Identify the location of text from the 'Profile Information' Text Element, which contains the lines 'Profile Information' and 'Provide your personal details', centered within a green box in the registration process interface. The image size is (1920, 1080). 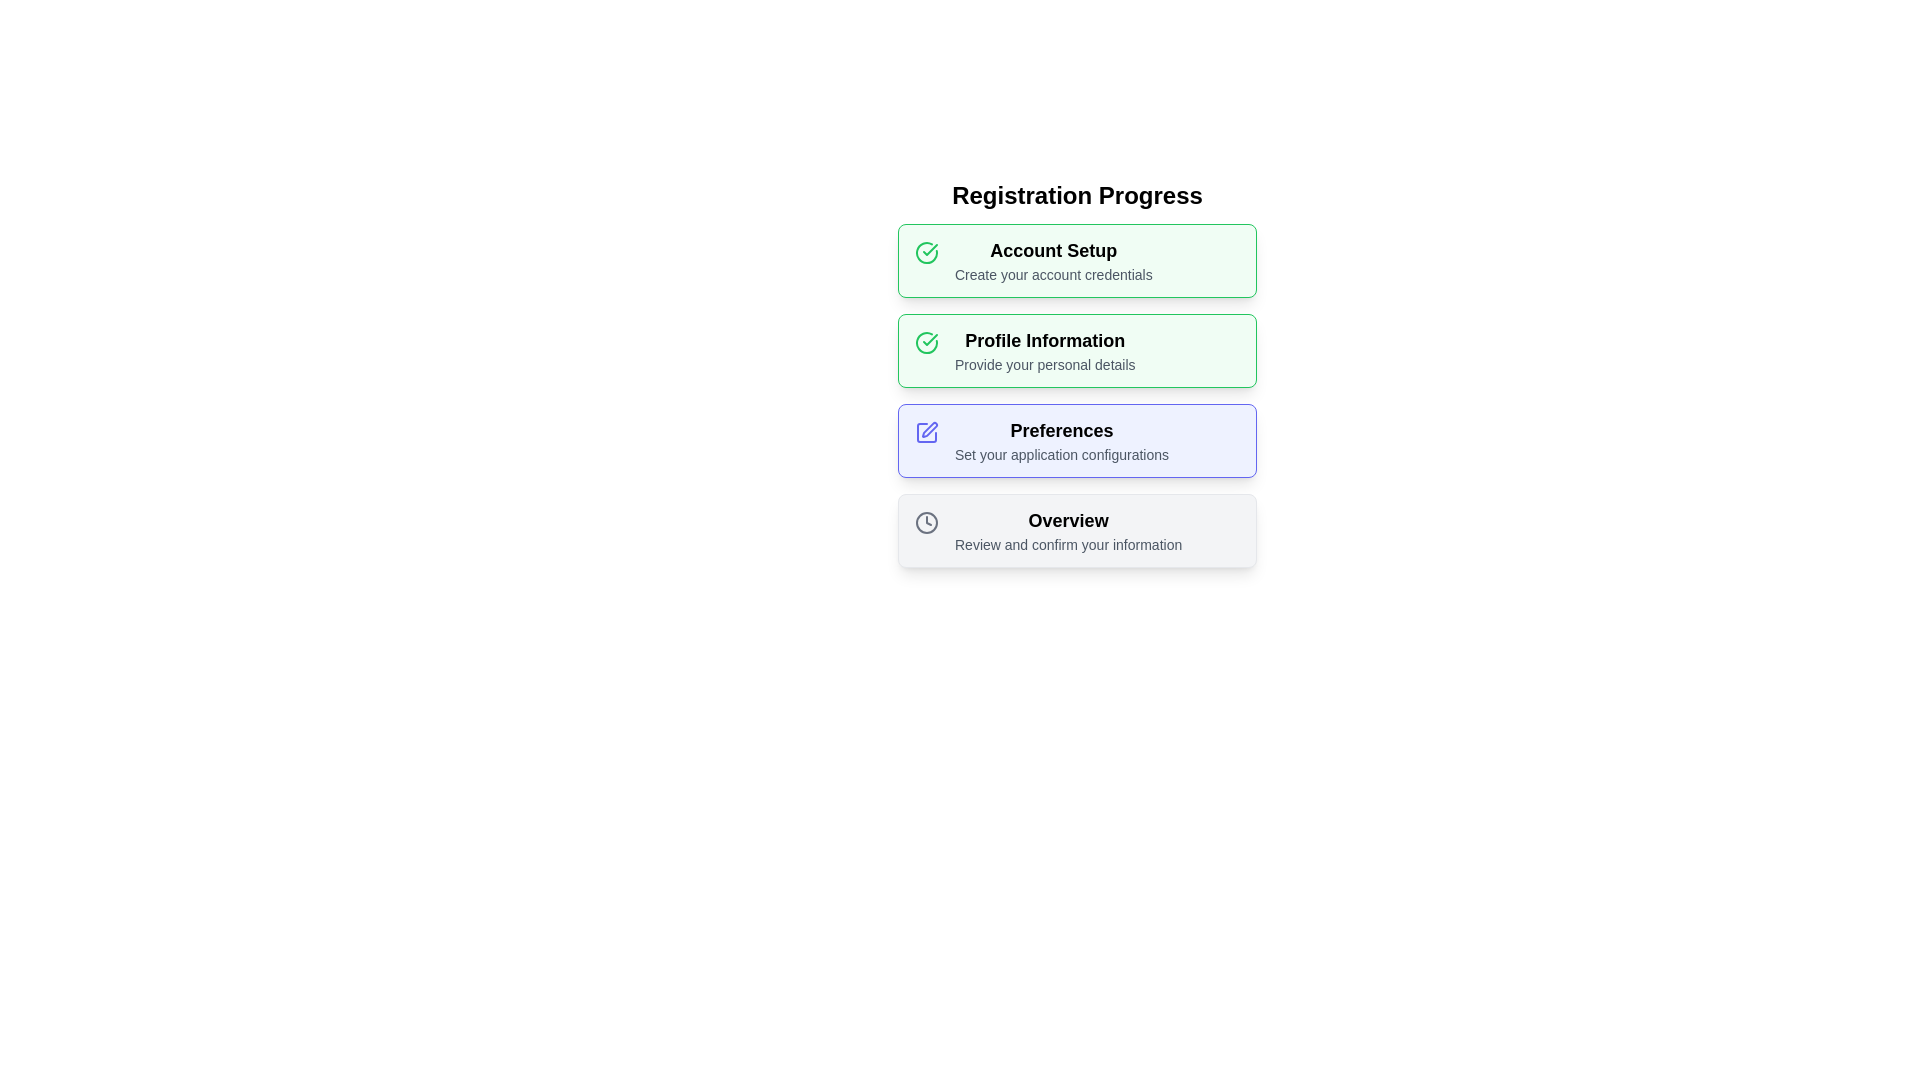
(1044, 350).